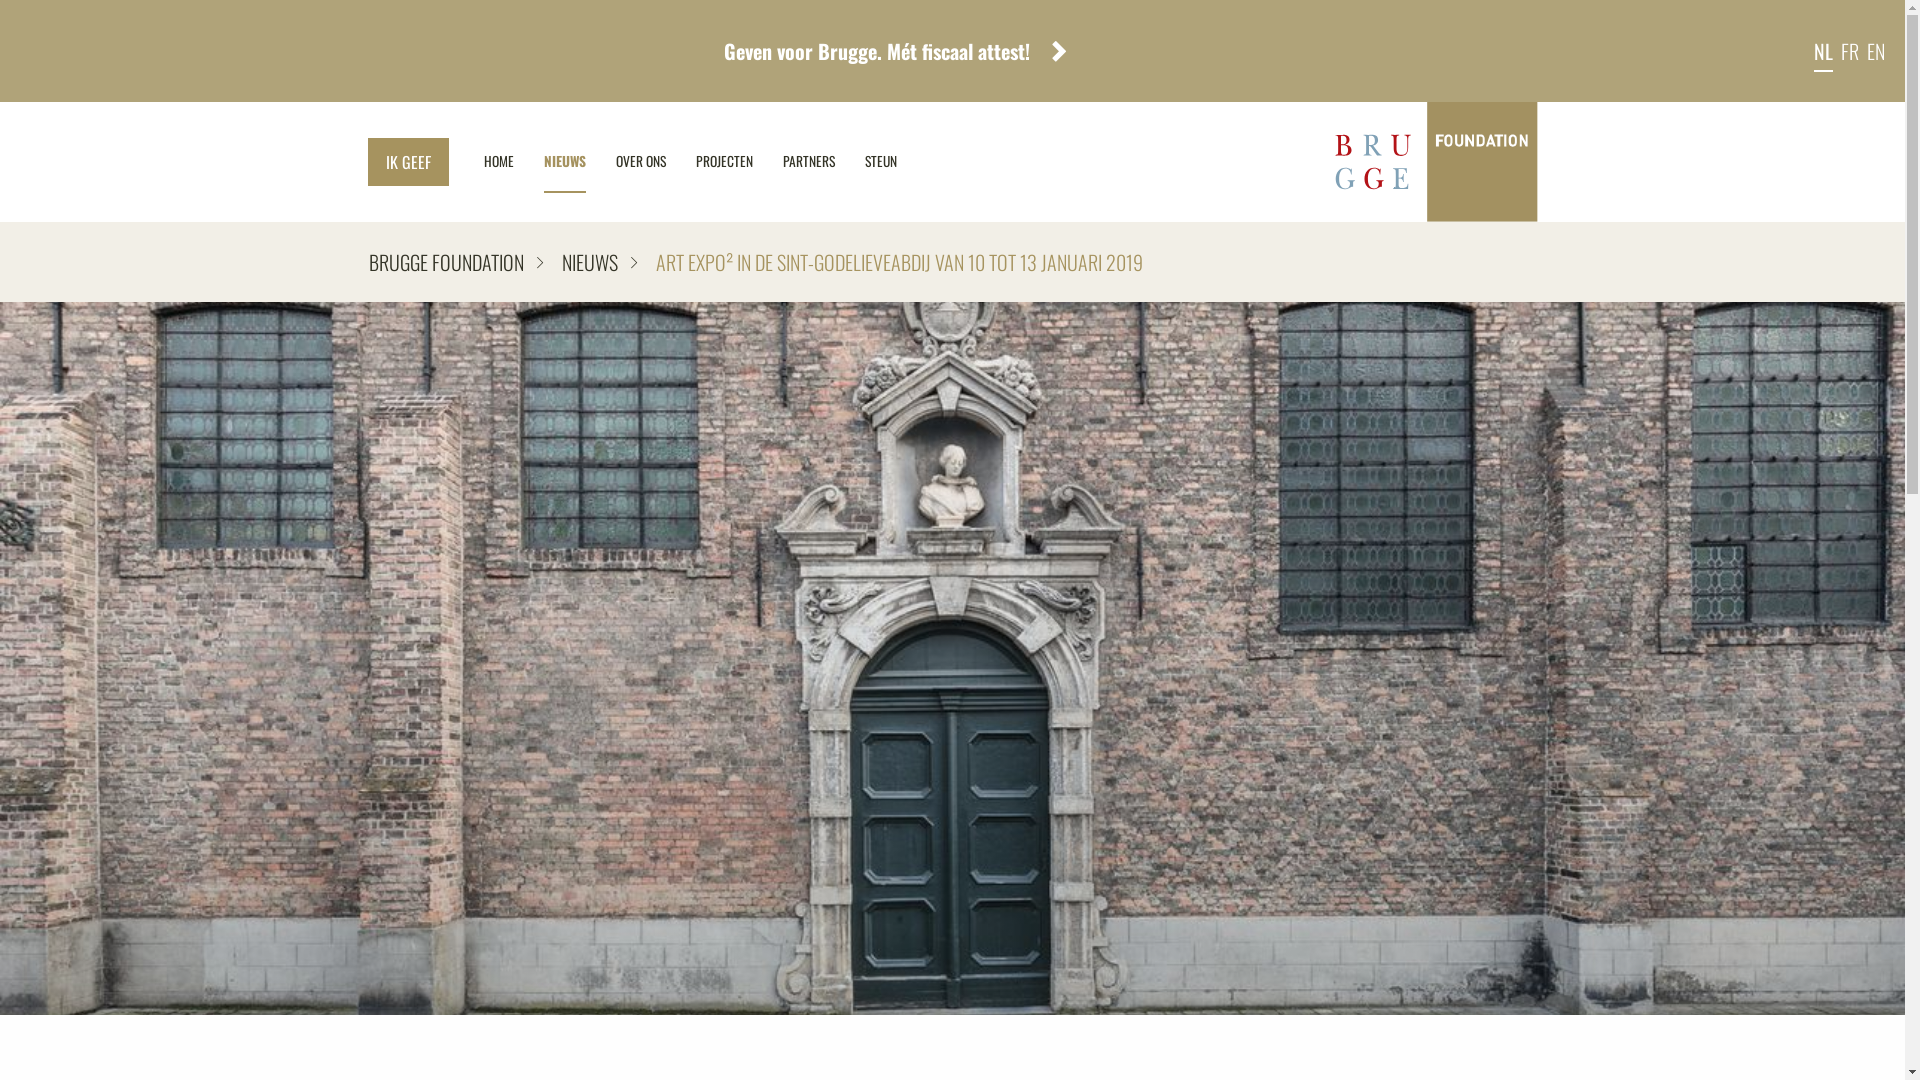  Describe the element at coordinates (809, 161) in the screenshot. I see `'PARTNERS'` at that location.